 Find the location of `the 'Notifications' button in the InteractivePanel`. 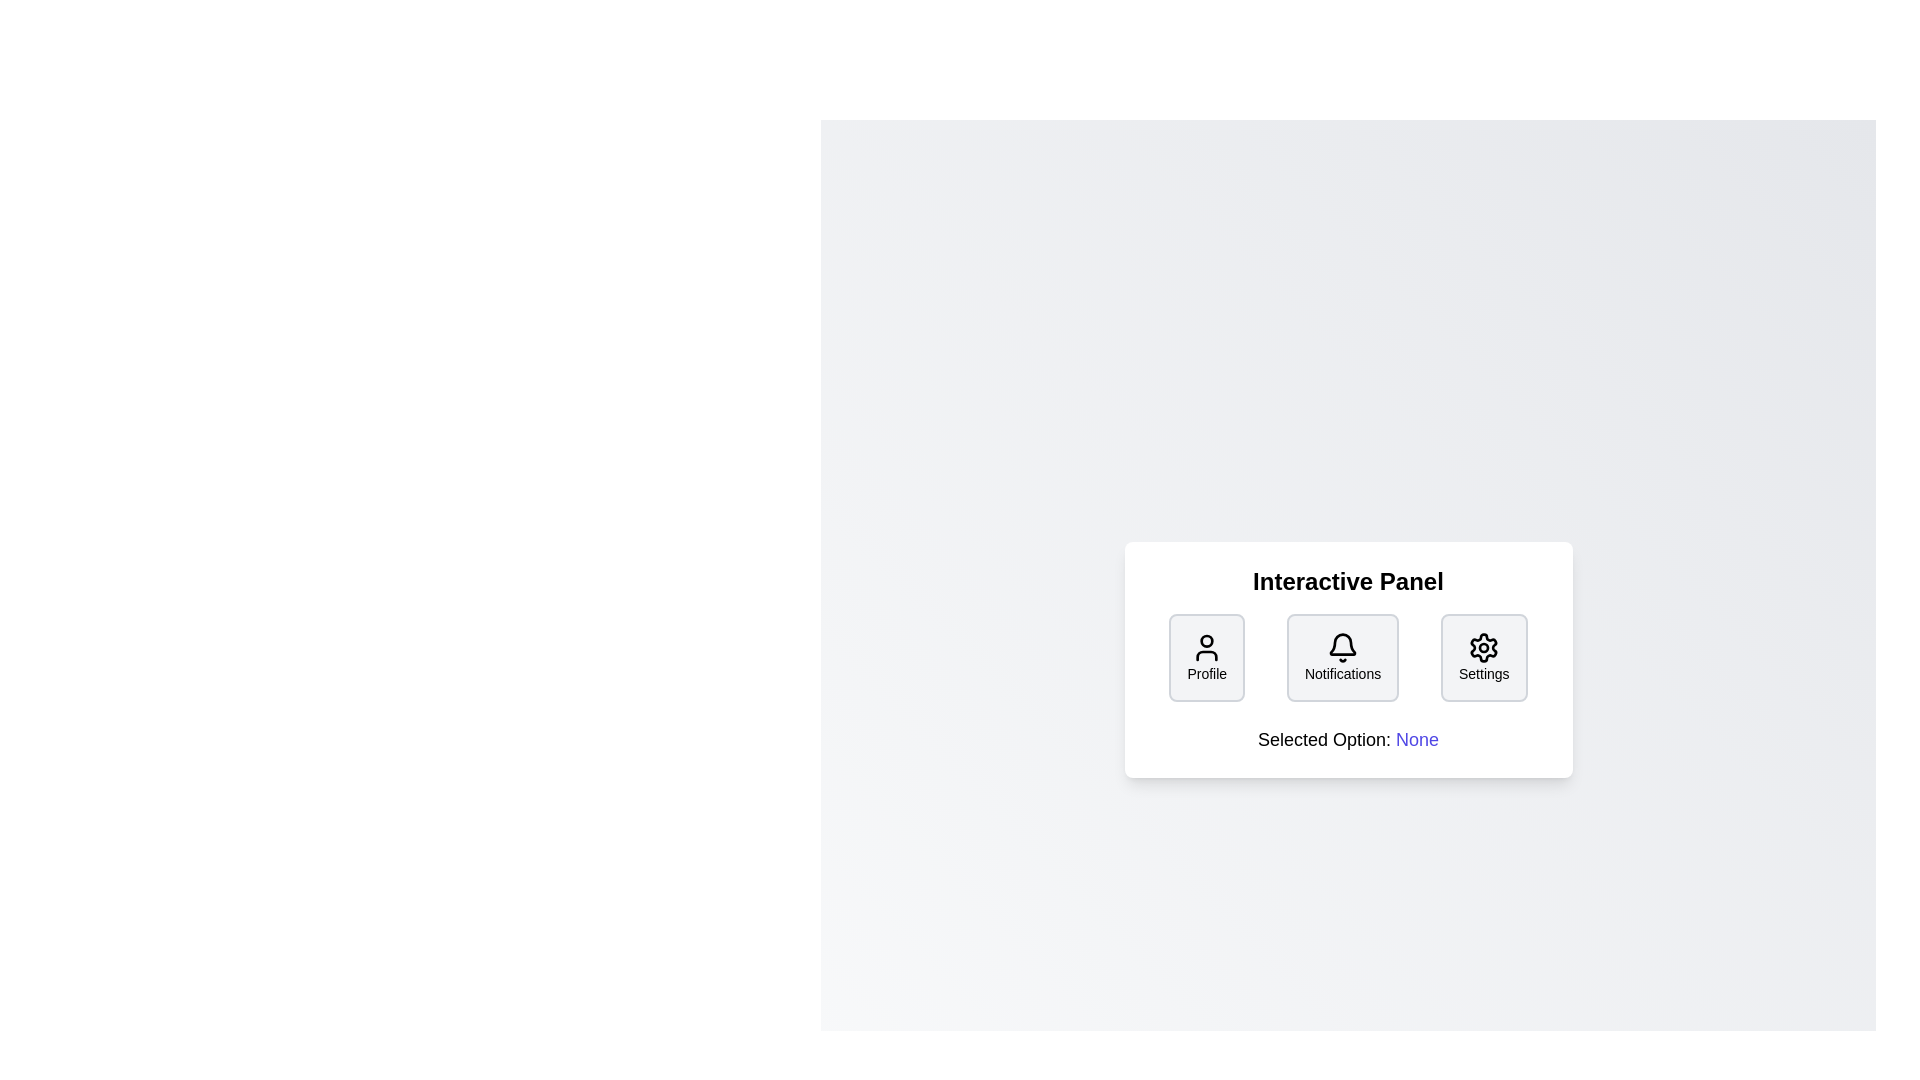

the 'Notifications' button in the InteractivePanel is located at coordinates (1343, 658).